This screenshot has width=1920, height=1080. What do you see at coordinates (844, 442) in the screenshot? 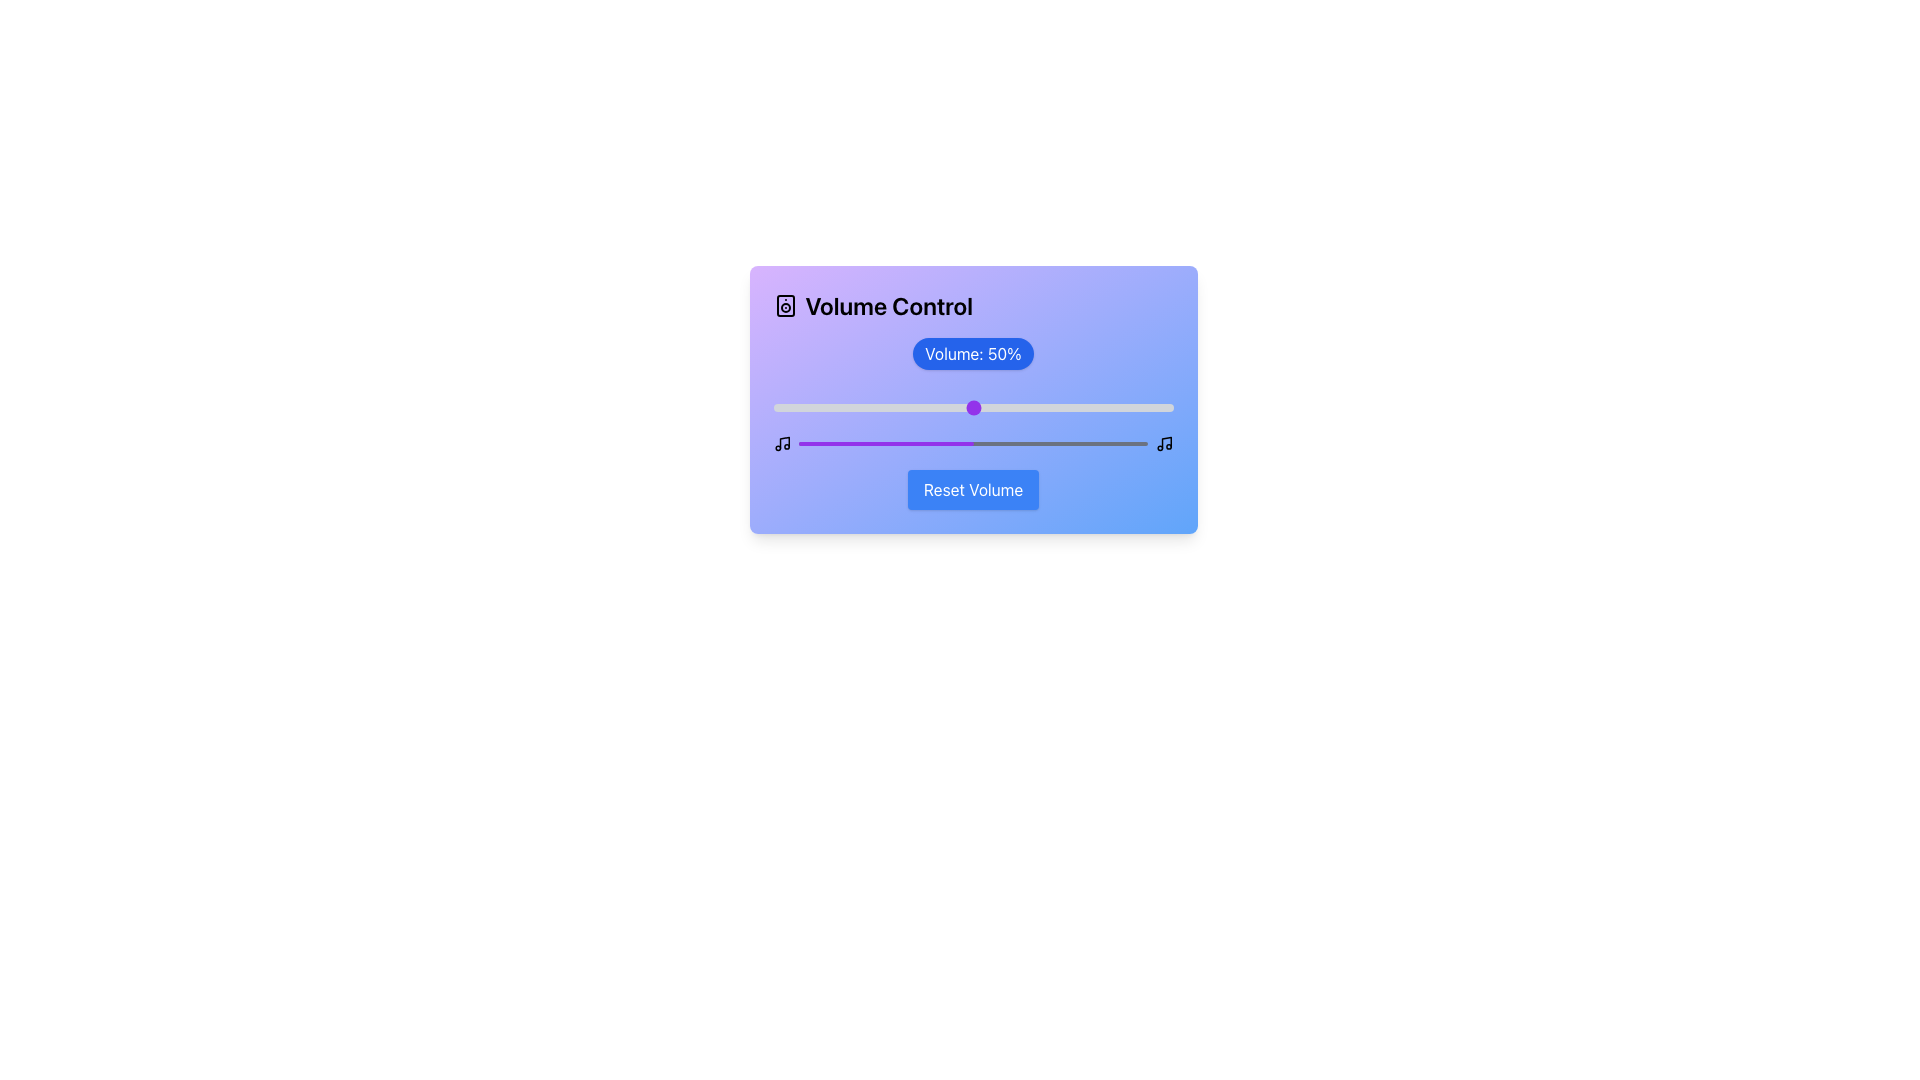
I see `the volume` at bounding box center [844, 442].